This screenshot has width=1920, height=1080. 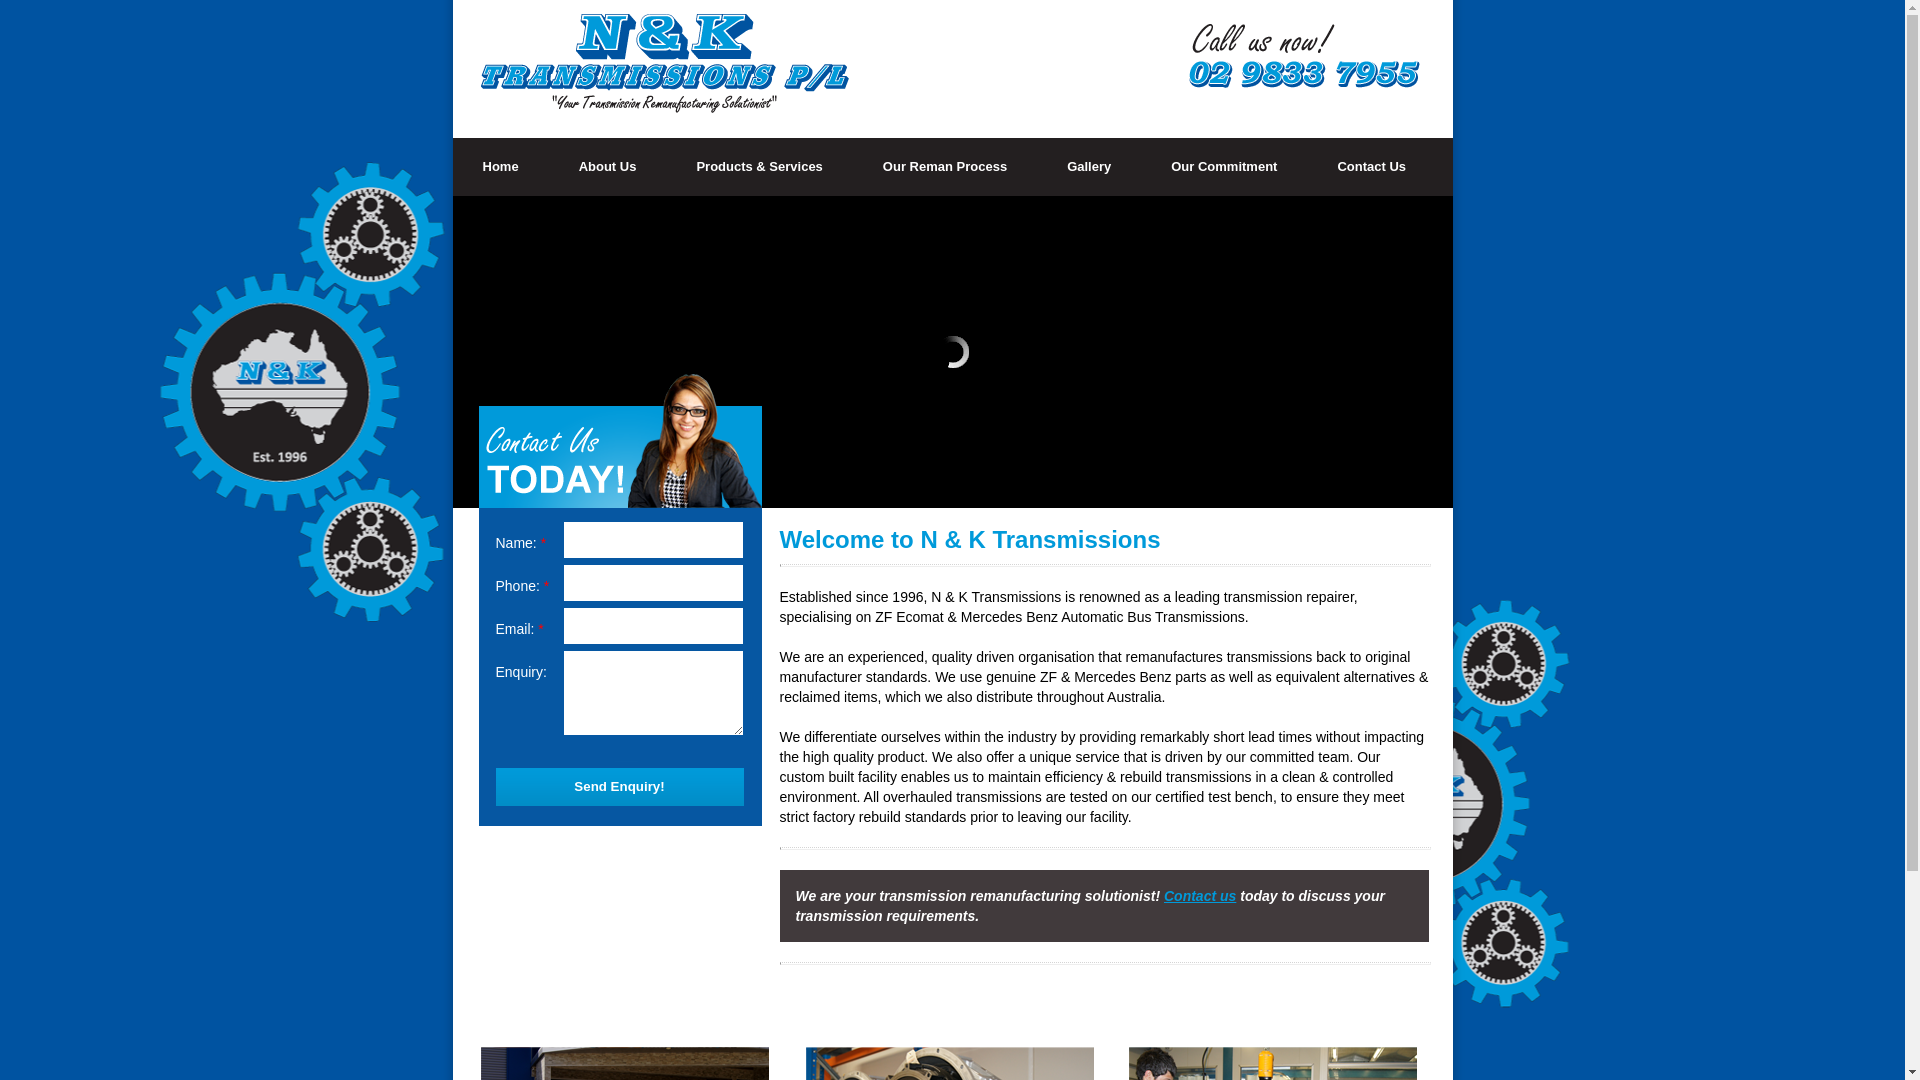 I want to click on 'Contact Us', so click(x=1370, y=165).